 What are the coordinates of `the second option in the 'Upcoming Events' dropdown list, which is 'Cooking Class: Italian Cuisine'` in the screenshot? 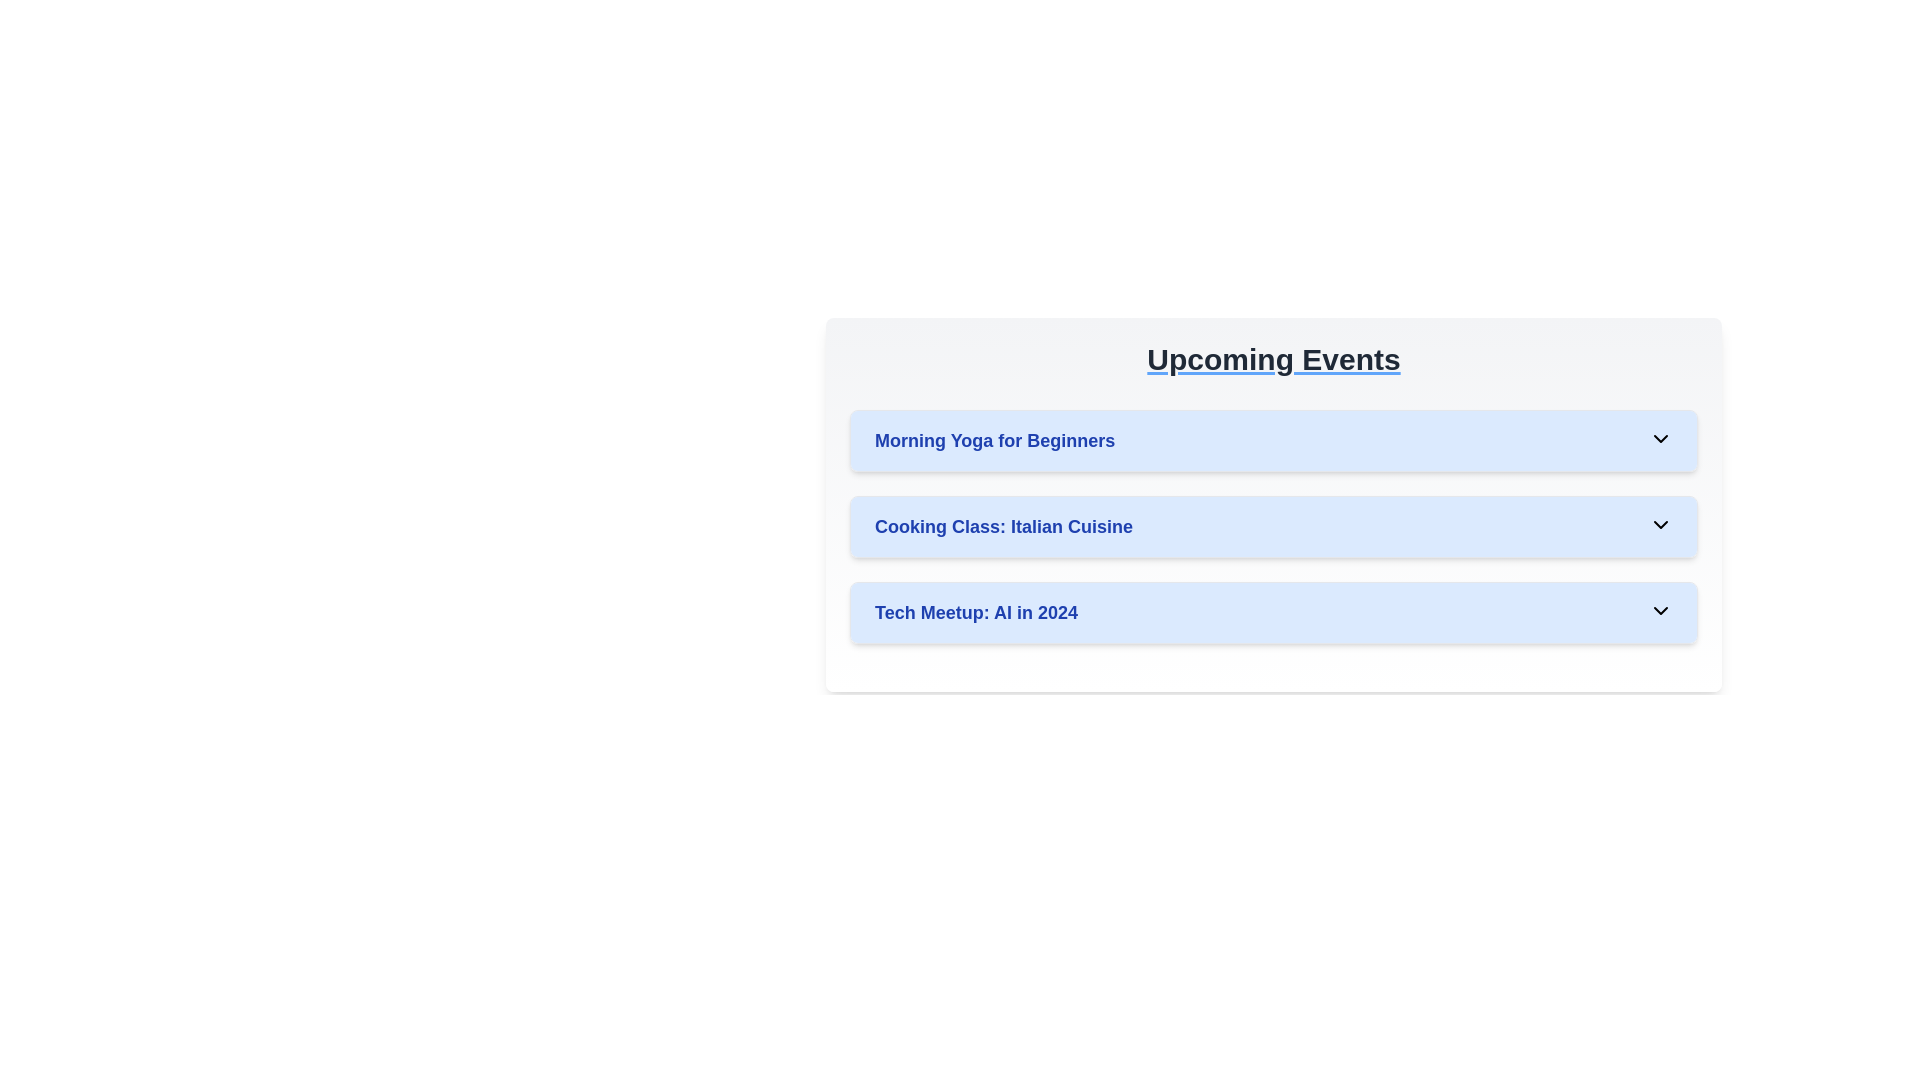 It's located at (1272, 504).